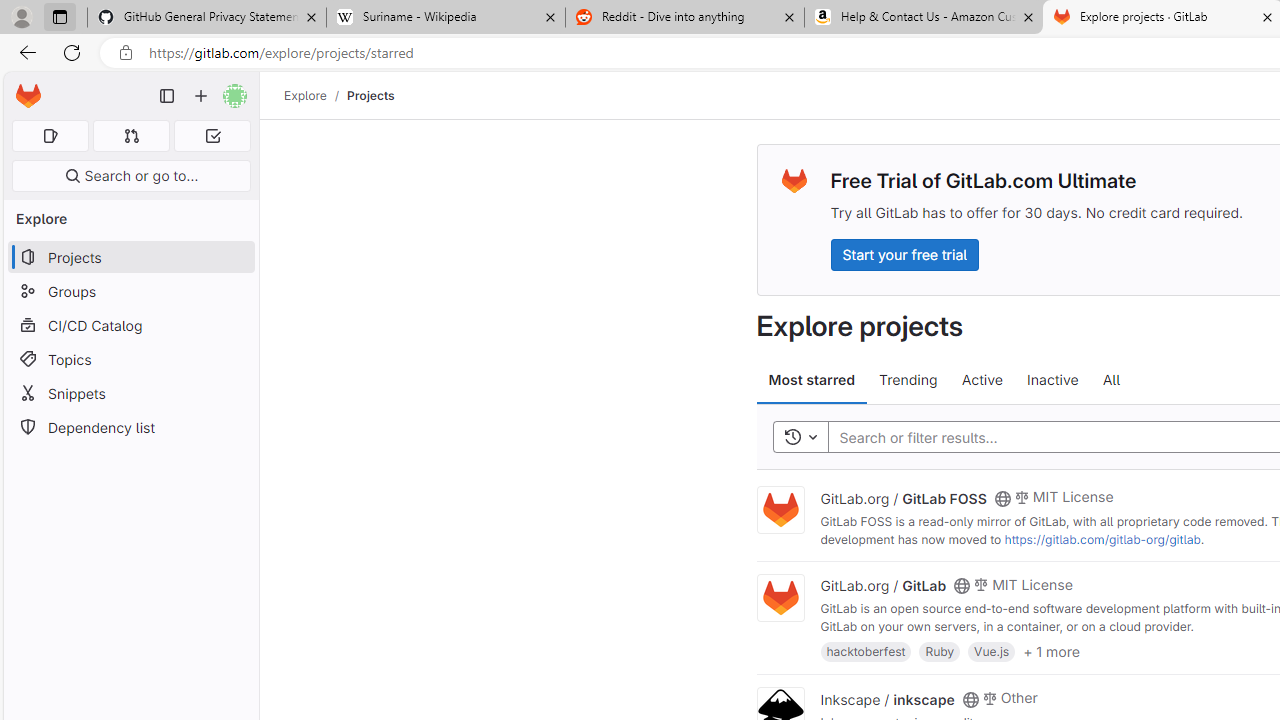 This screenshot has height=720, width=1280. I want to click on 'GitLab.org / GitLab FOSS', so click(902, 496).